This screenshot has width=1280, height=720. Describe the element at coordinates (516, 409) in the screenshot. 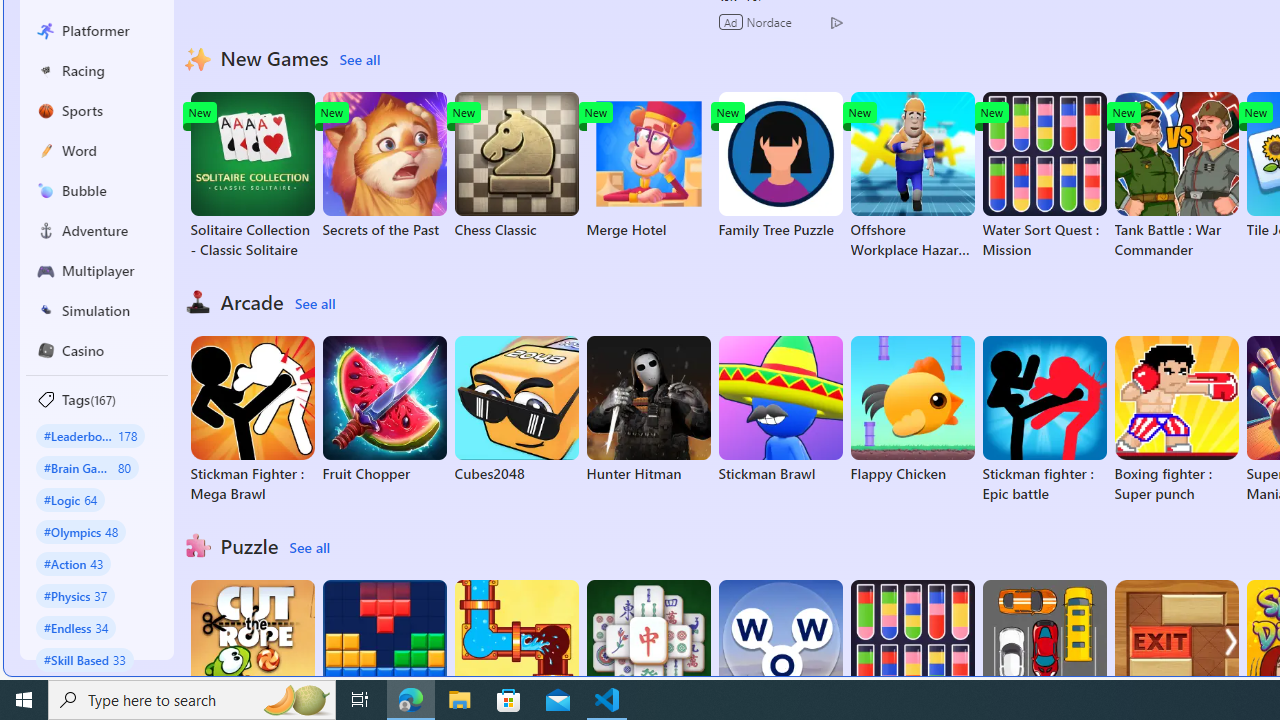

I see `'Cubes2048'` at that location.